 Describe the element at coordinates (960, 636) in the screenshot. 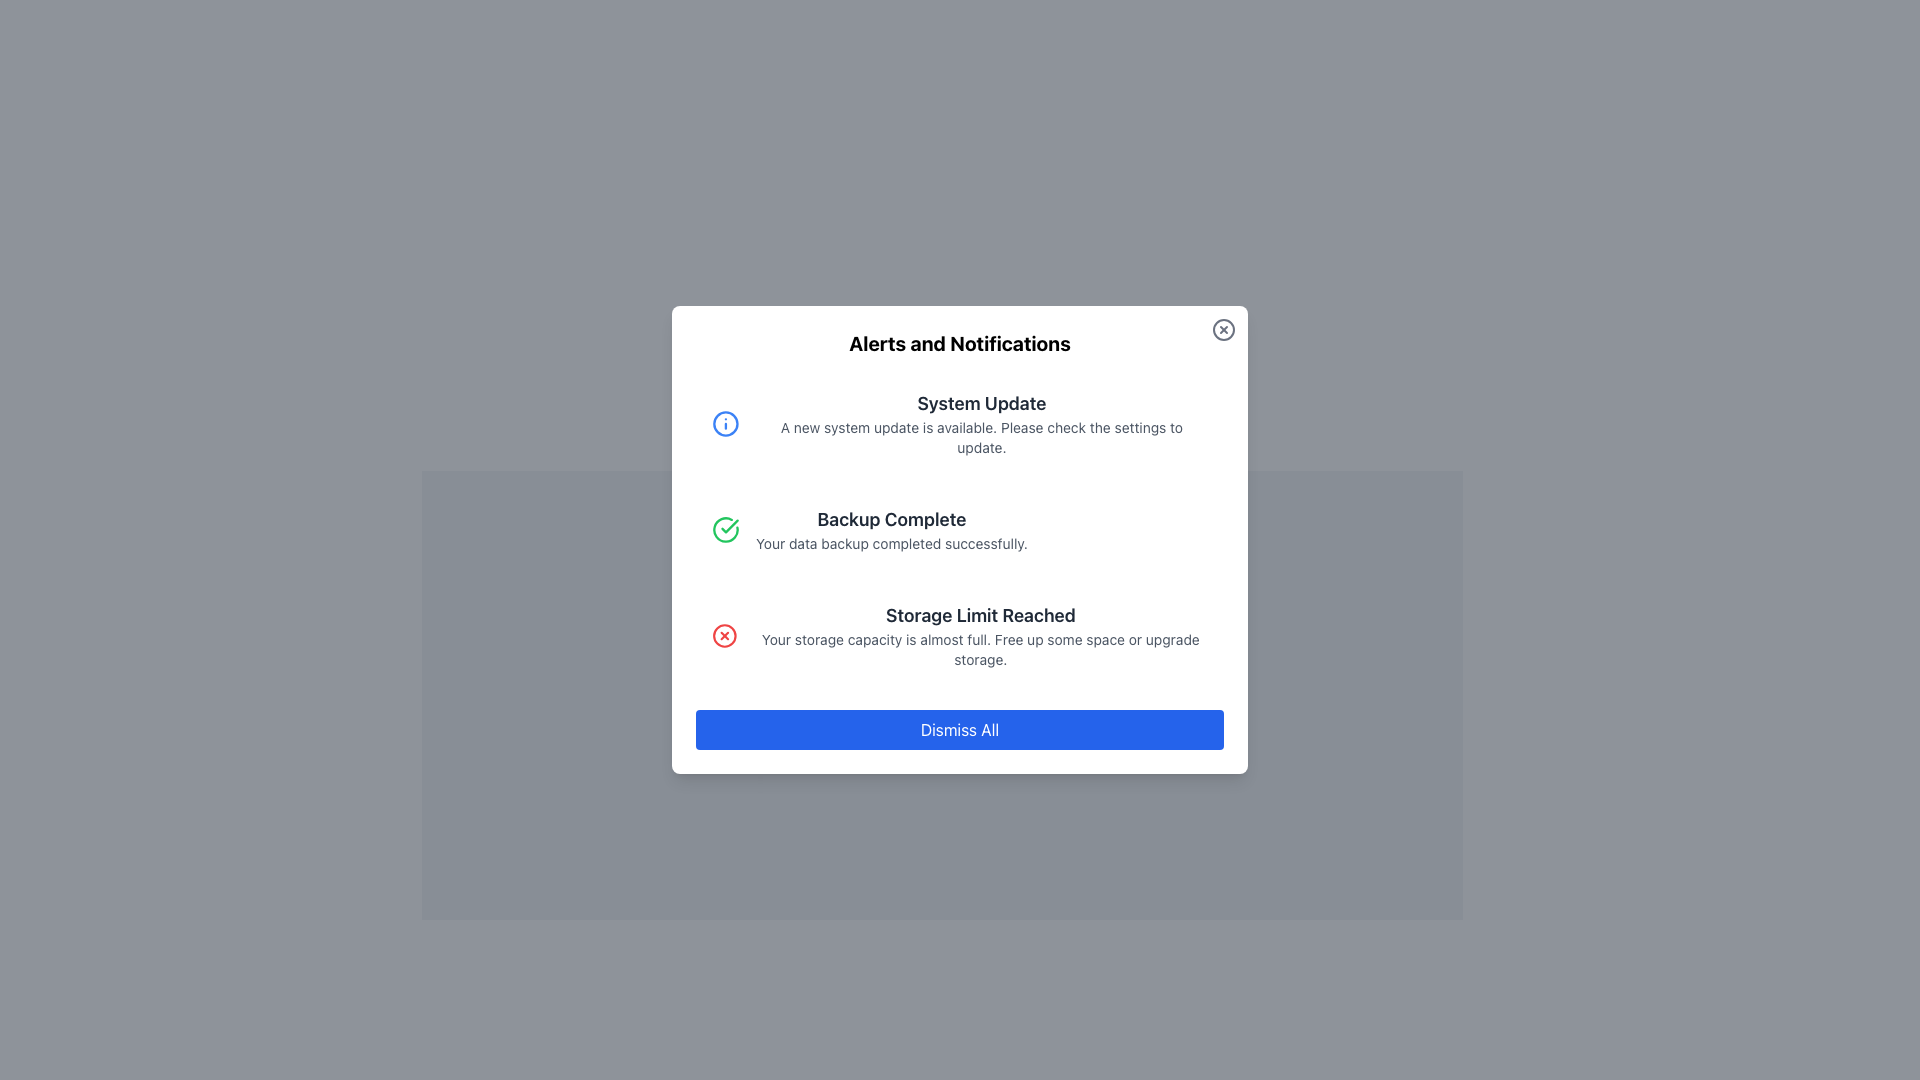

I see `the 'Storage Limit Reached' notification alert, which is the third notification in the list, featuring a pale red background and a bold title` at that location.